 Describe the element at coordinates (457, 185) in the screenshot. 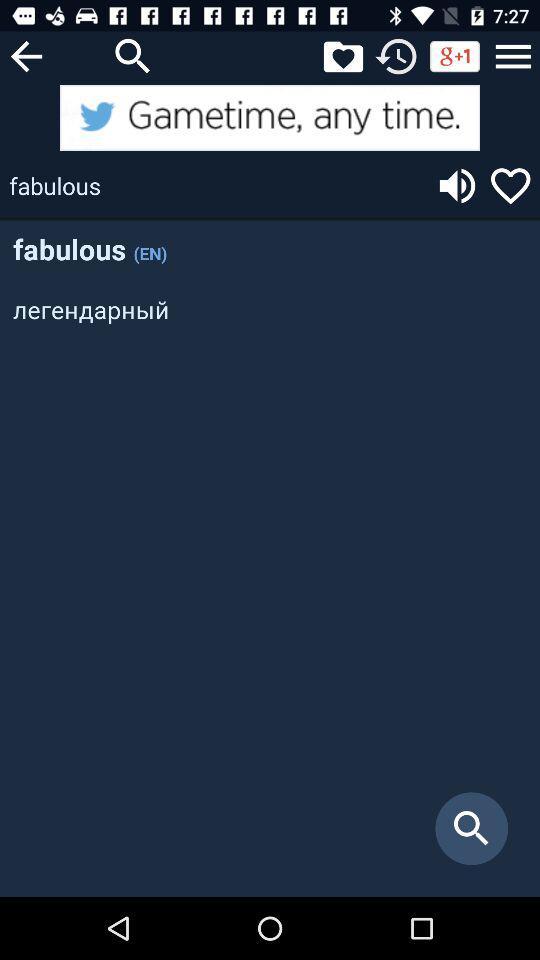

I see `the volume icon` at that location.